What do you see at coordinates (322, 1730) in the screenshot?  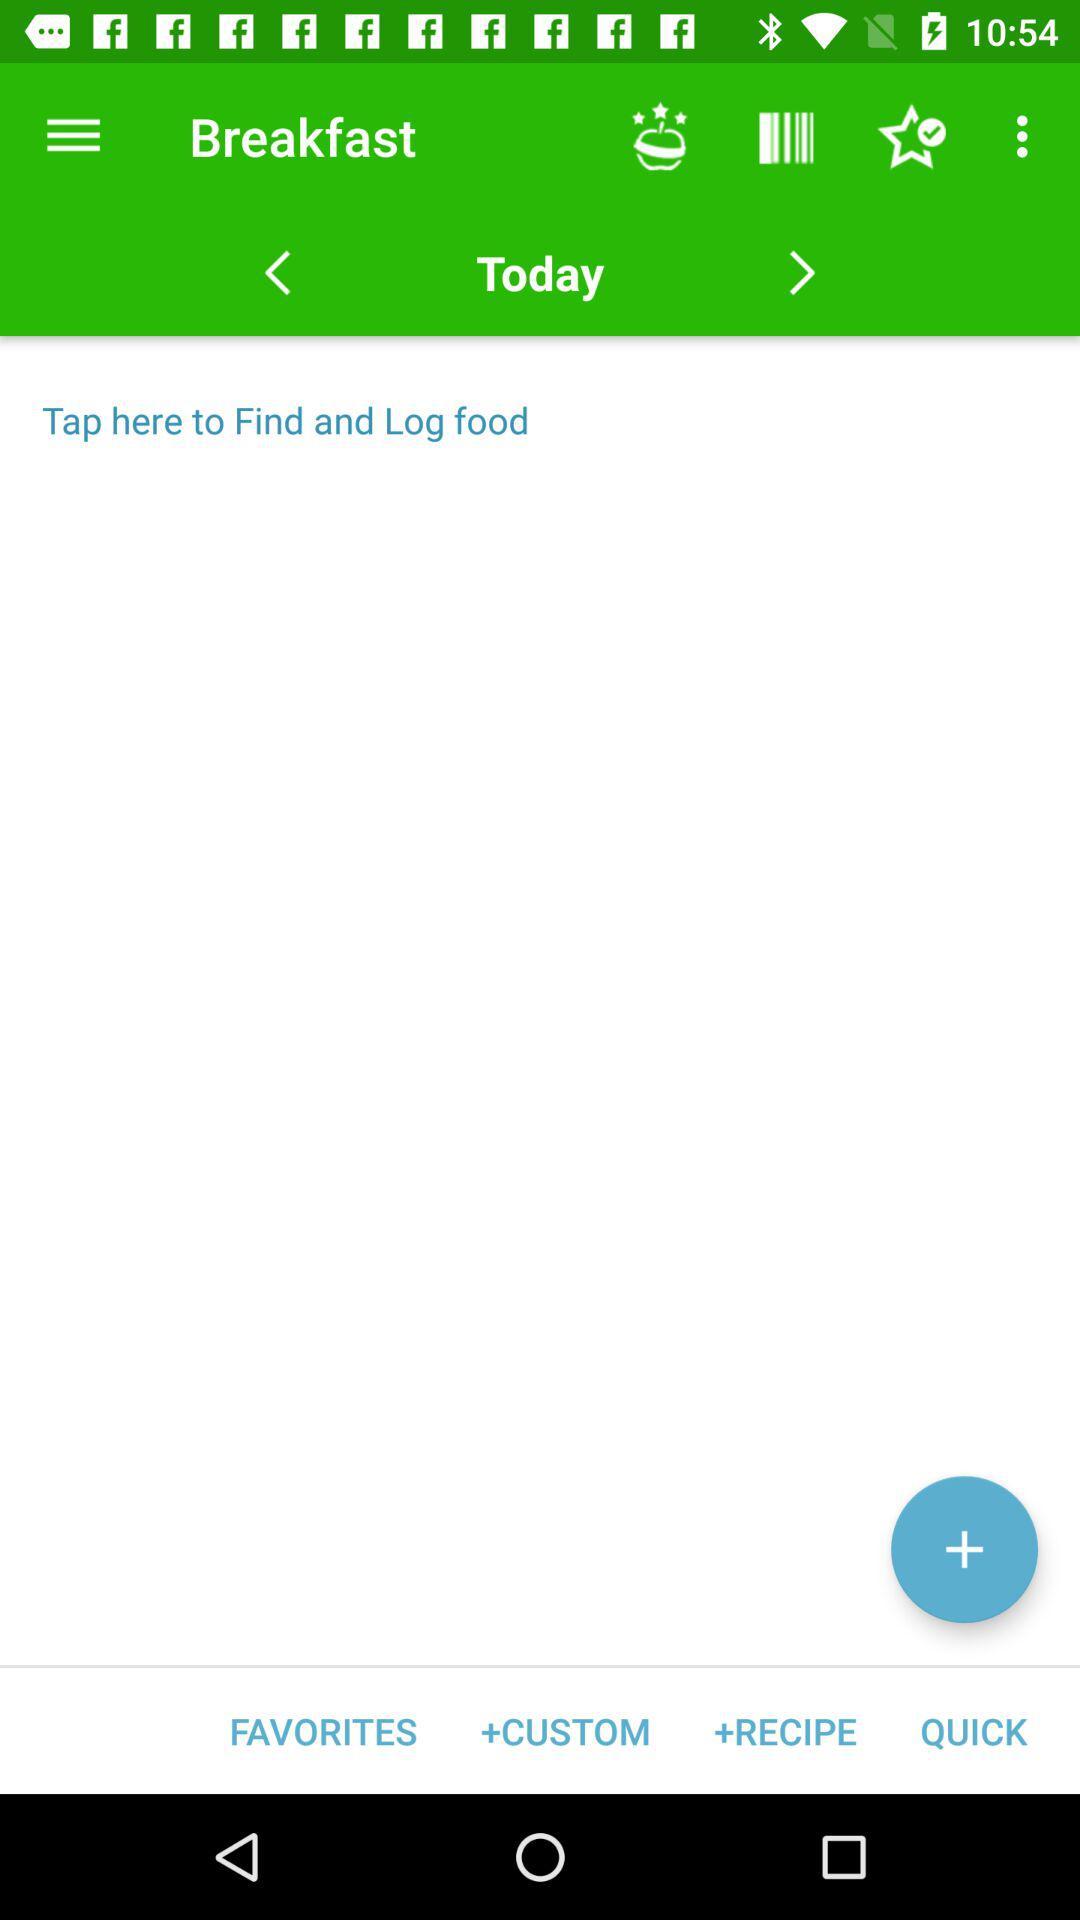 I see `the favorites item` at bounding box center [322, 1730].